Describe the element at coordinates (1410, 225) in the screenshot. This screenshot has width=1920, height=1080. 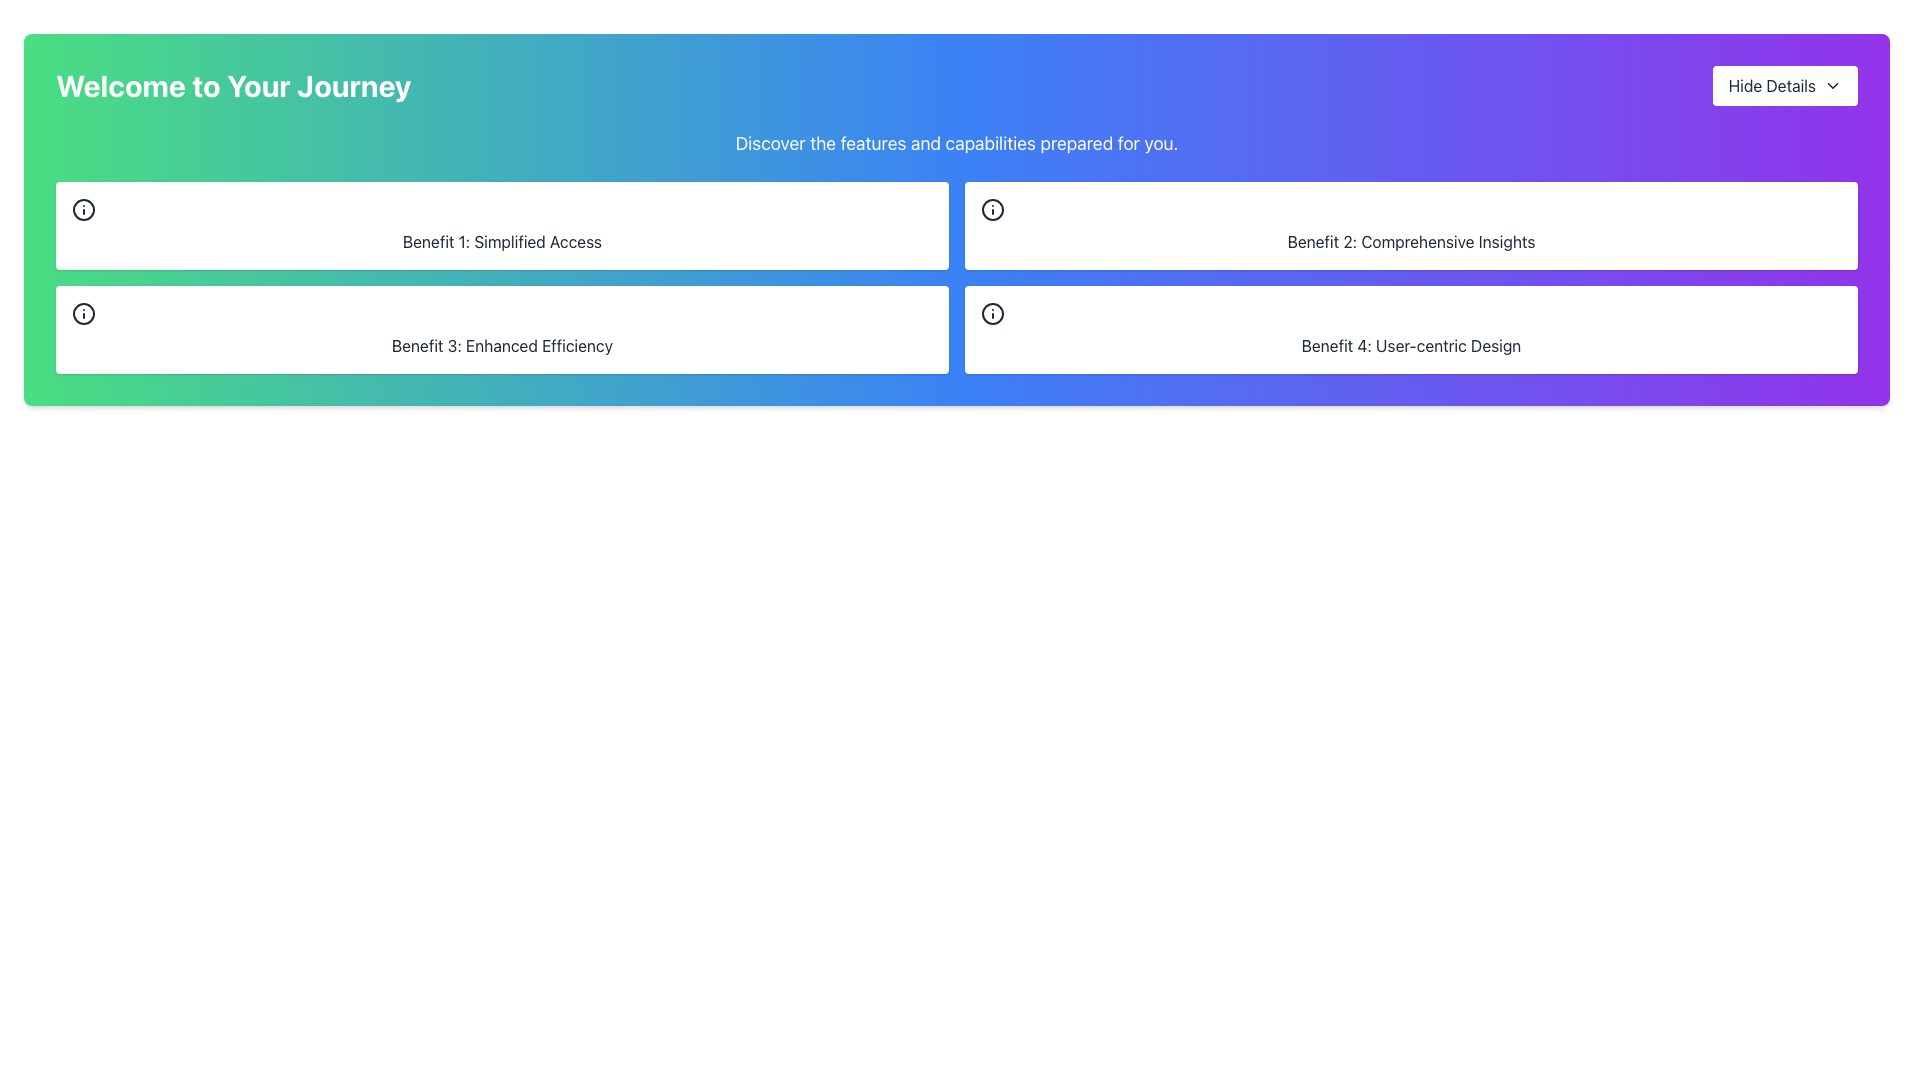
I see `the informational card component that highlights 'Comprehensive Insights', located in the top row and second column of a grid layout` at that location.